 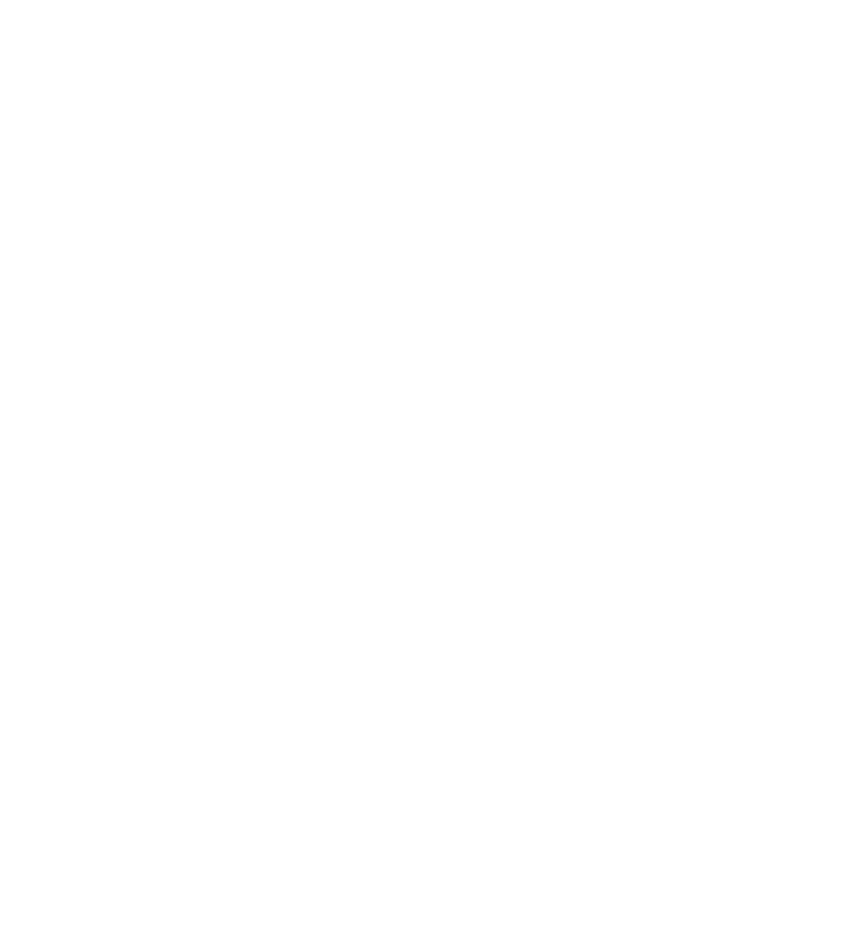 I want to click on 'Attackers Target Max-Severity Apache ActiveMQ Bug to Drop Ransomware', so click(x=474, y=368).